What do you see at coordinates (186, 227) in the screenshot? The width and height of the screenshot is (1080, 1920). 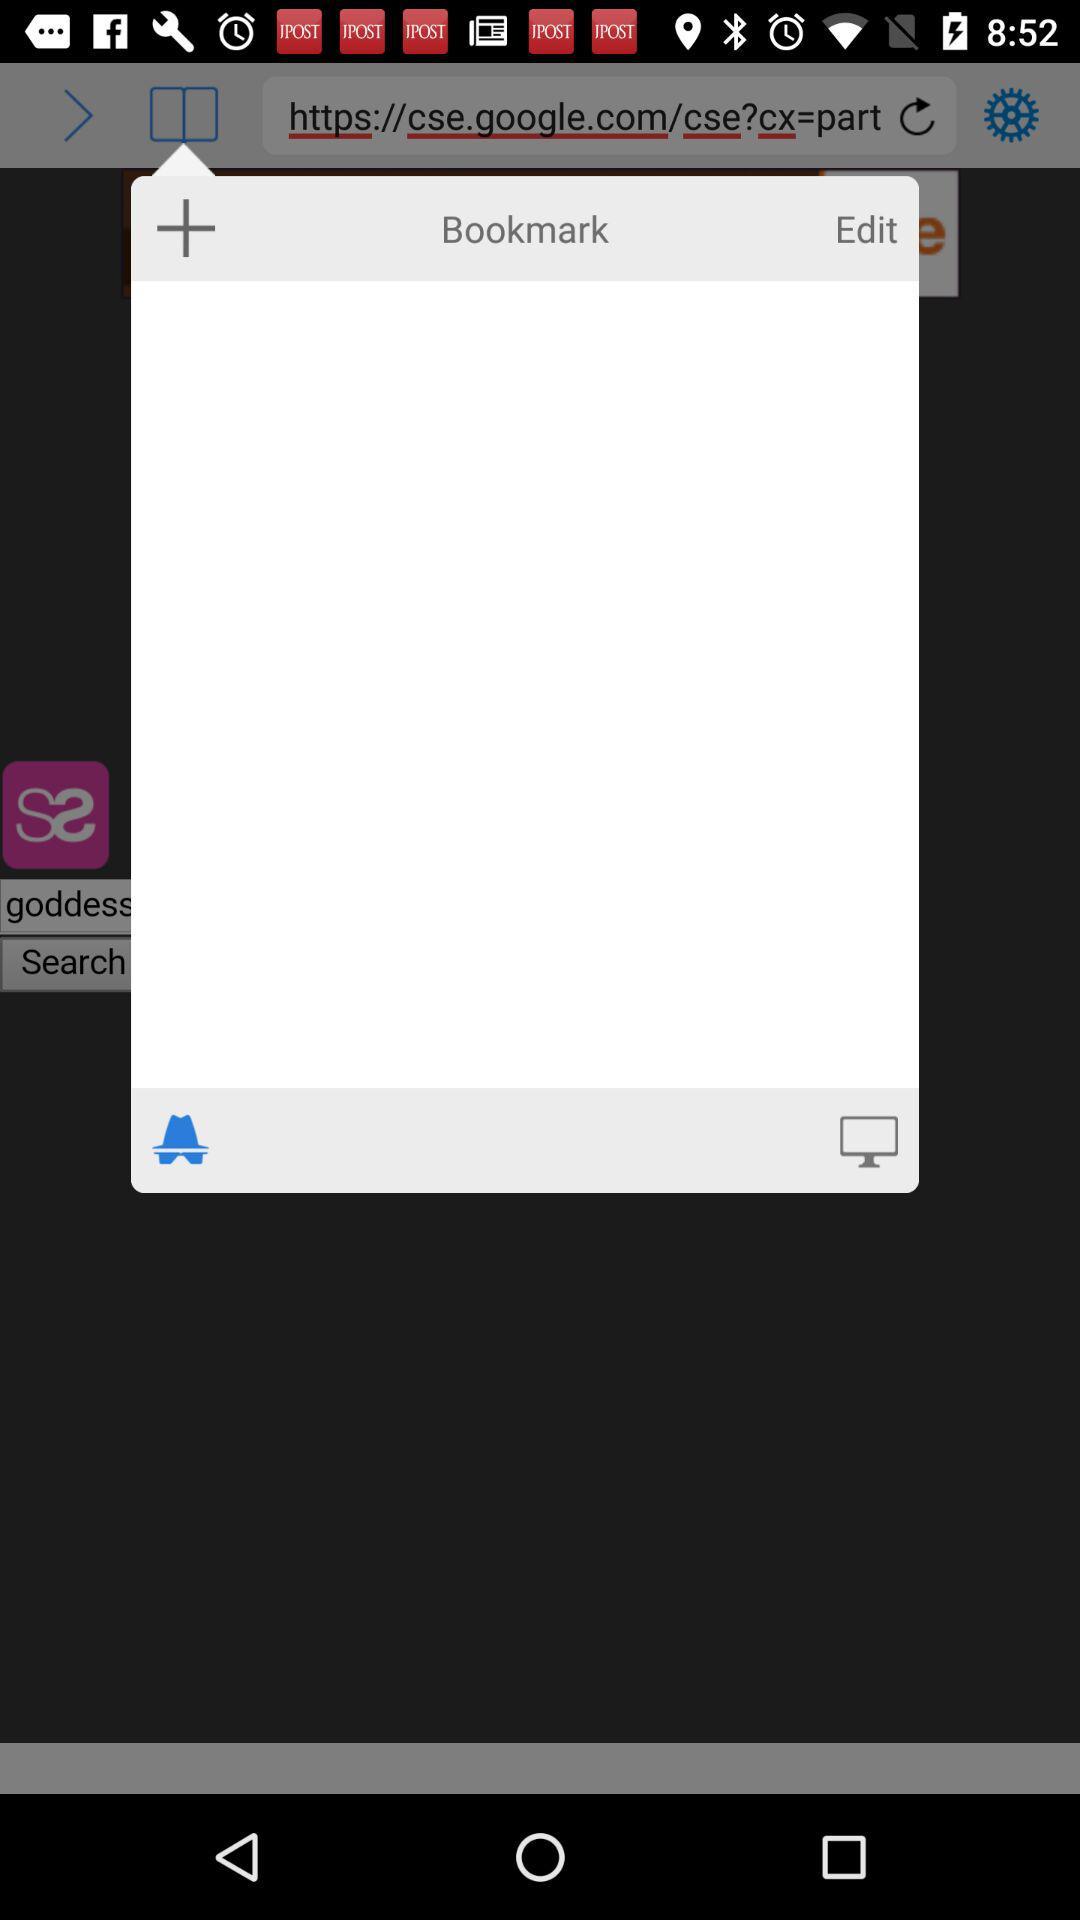 I see `a bookmark` at bounding box center [186, 227].